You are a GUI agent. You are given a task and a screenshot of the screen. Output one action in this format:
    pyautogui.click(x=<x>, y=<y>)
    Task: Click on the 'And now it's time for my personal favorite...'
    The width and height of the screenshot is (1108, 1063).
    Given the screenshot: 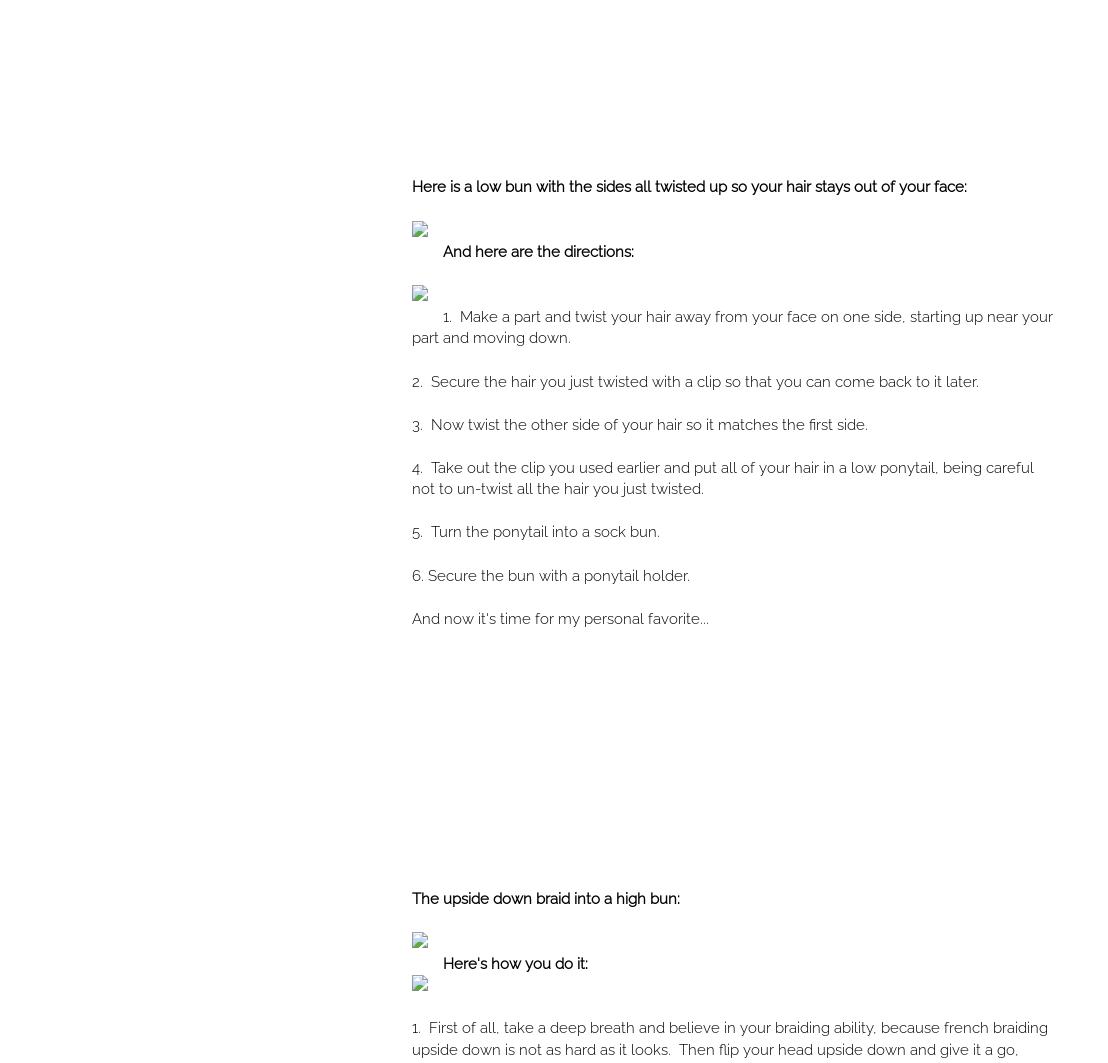 What is the action you would take?
    pyautogui.click(x=560, y=617)
    